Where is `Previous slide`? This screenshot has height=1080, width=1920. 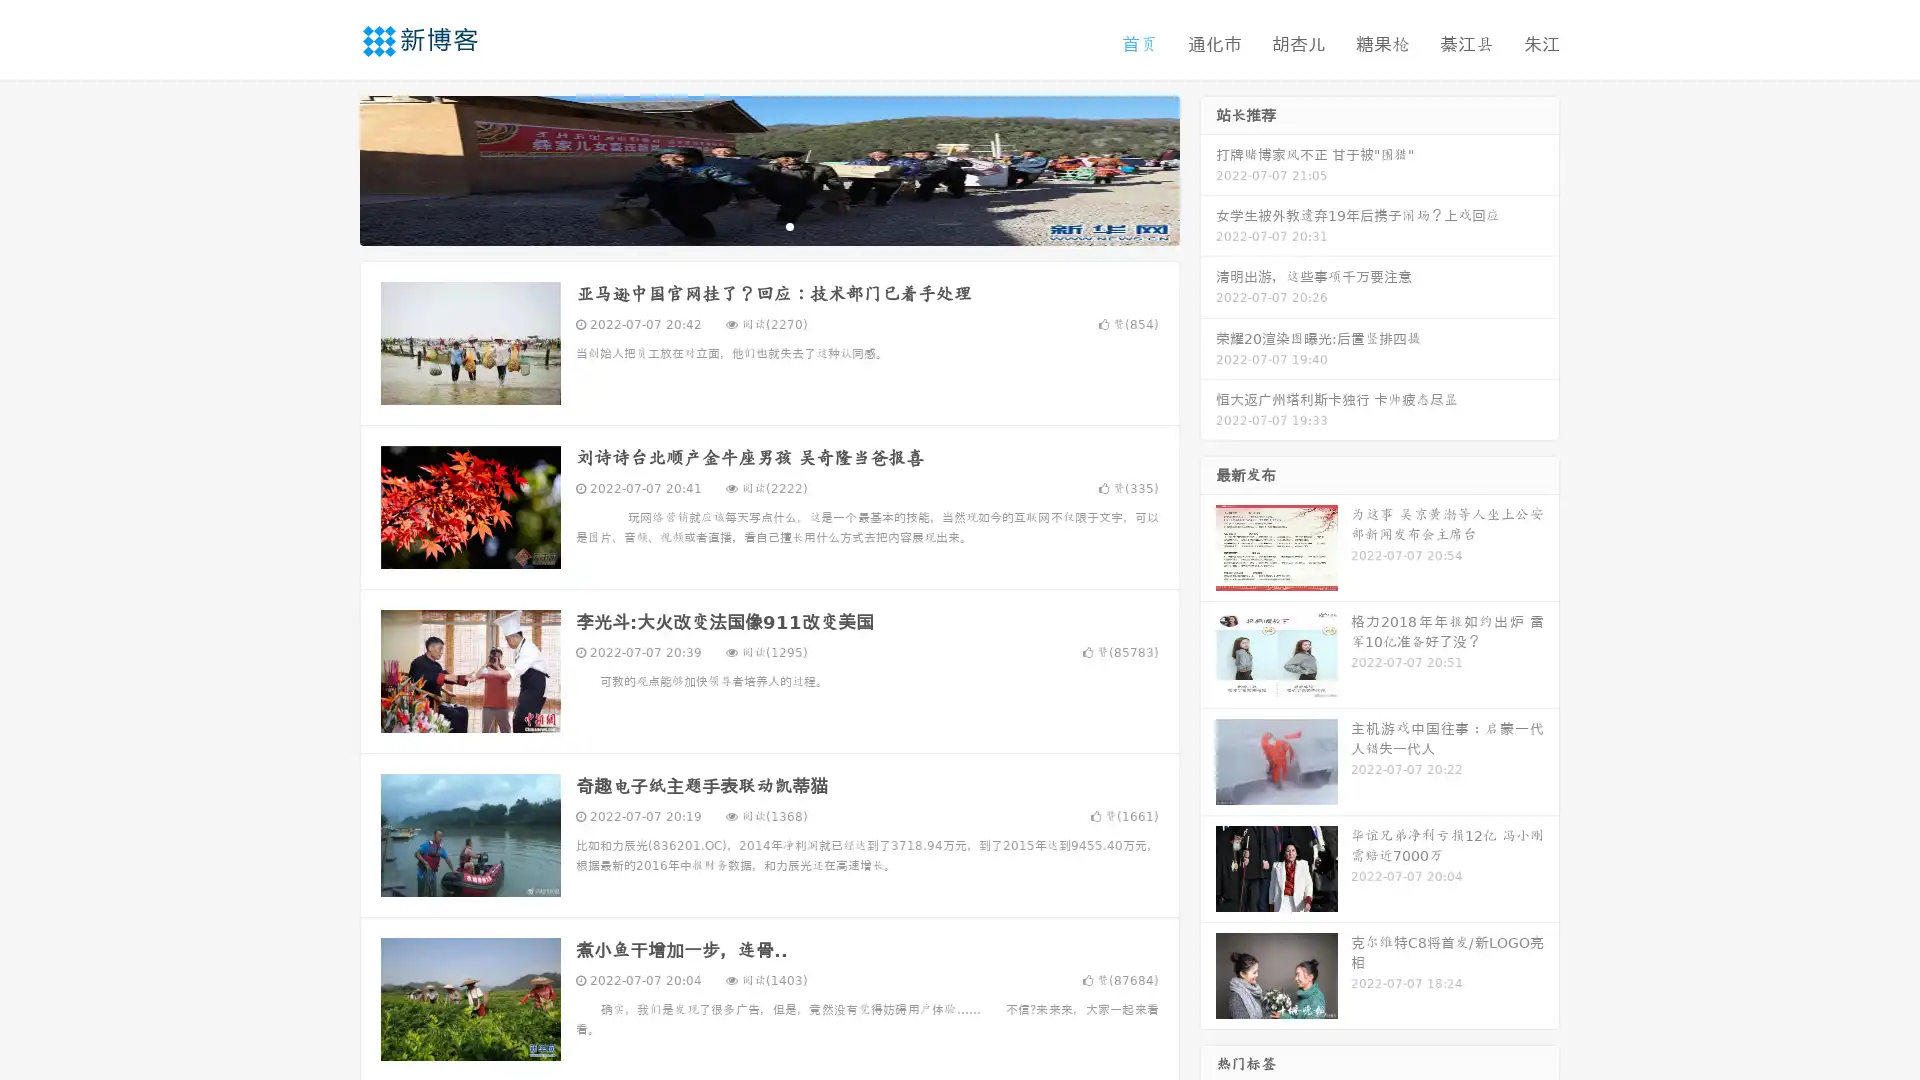 Previous slide is located at coordinates (330, 168).